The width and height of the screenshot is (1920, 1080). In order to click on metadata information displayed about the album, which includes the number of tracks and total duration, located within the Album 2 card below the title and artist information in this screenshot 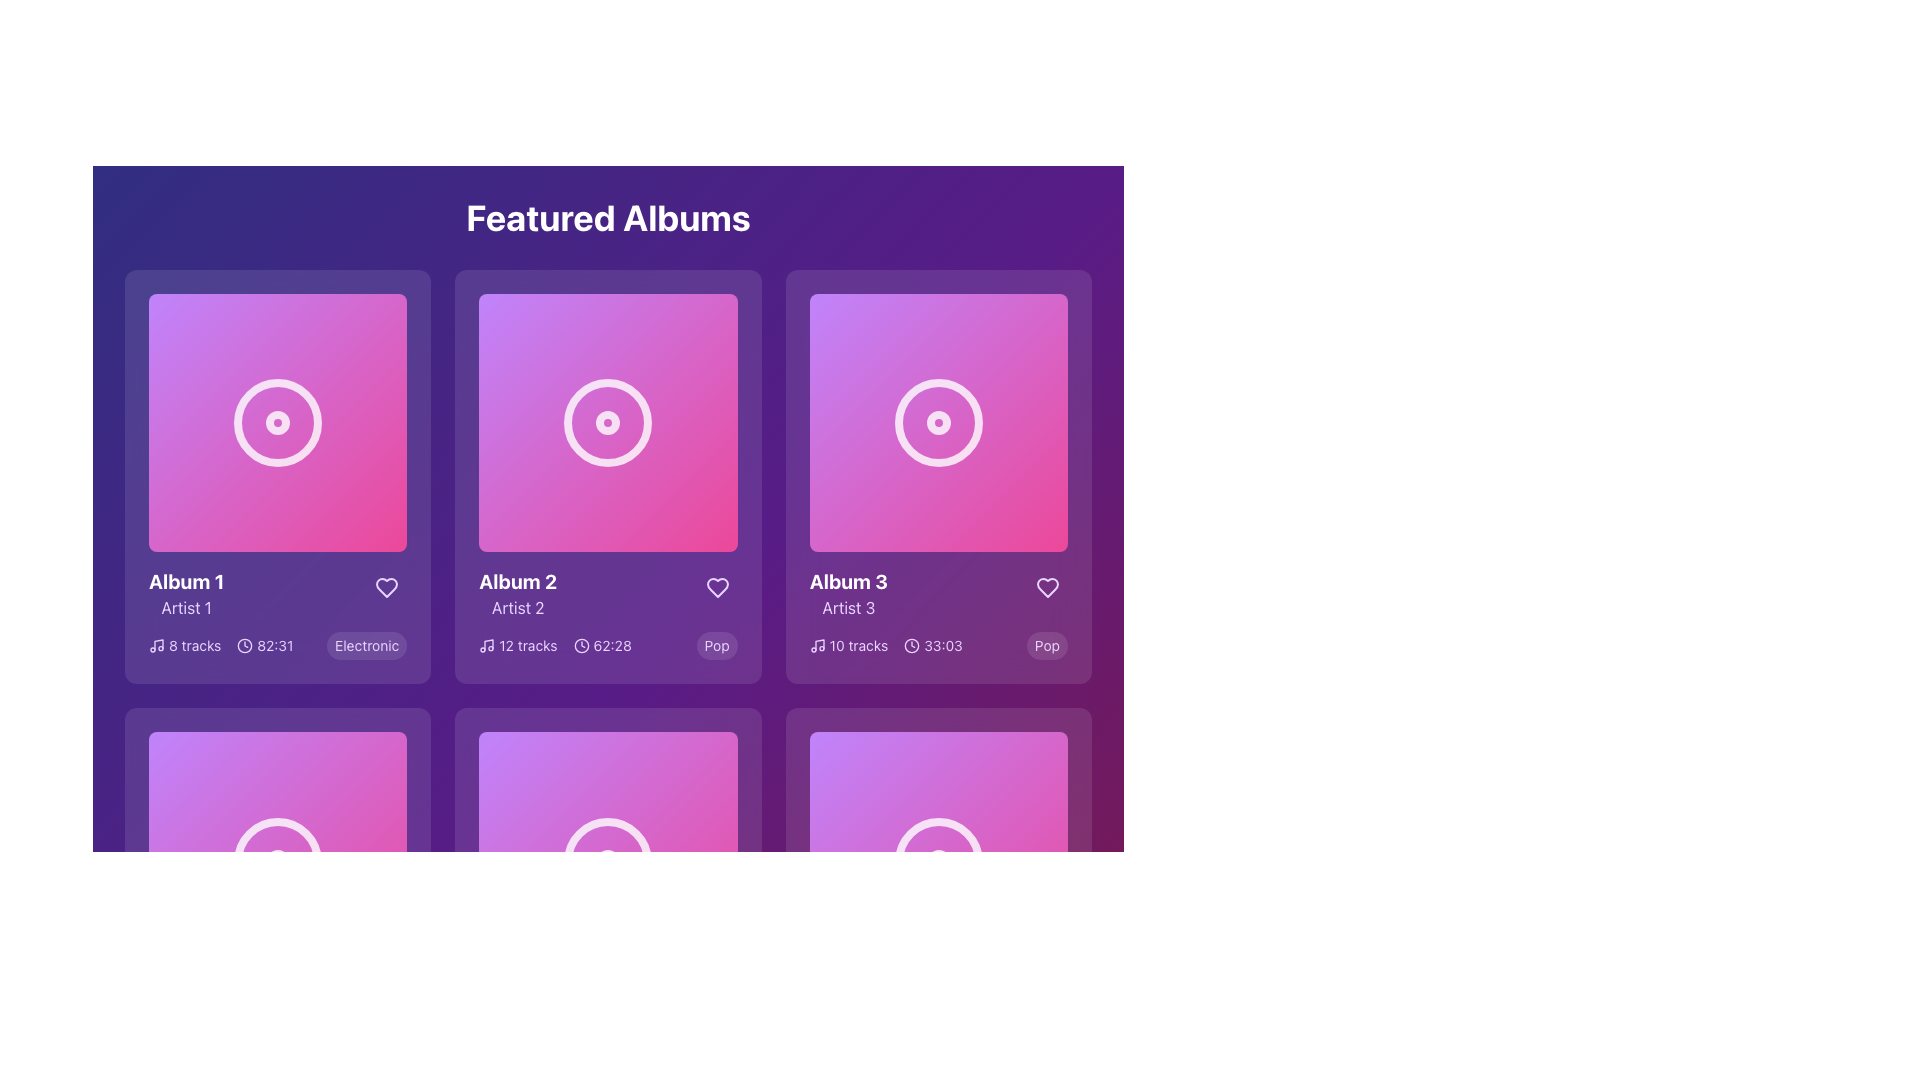, I will do `click(555, 646)`.